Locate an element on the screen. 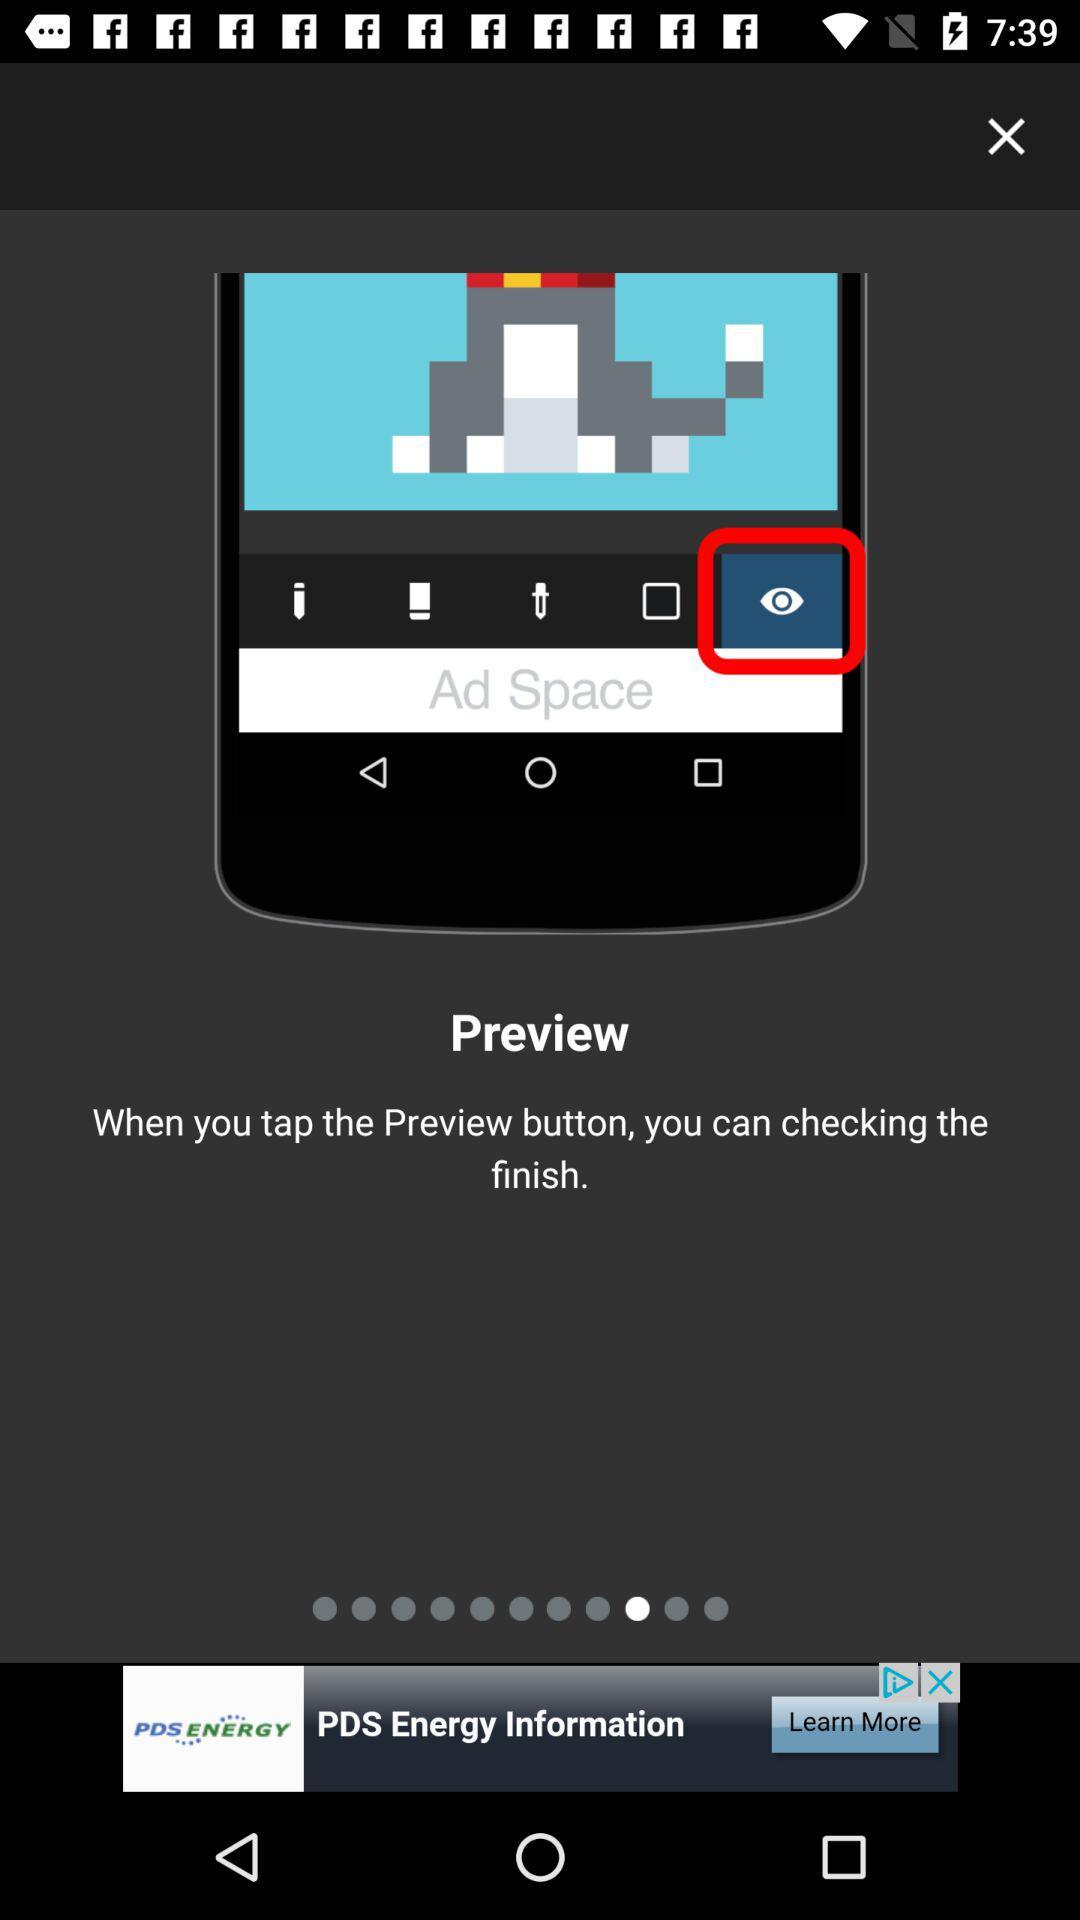  close is located at coordinates (1006, 135).